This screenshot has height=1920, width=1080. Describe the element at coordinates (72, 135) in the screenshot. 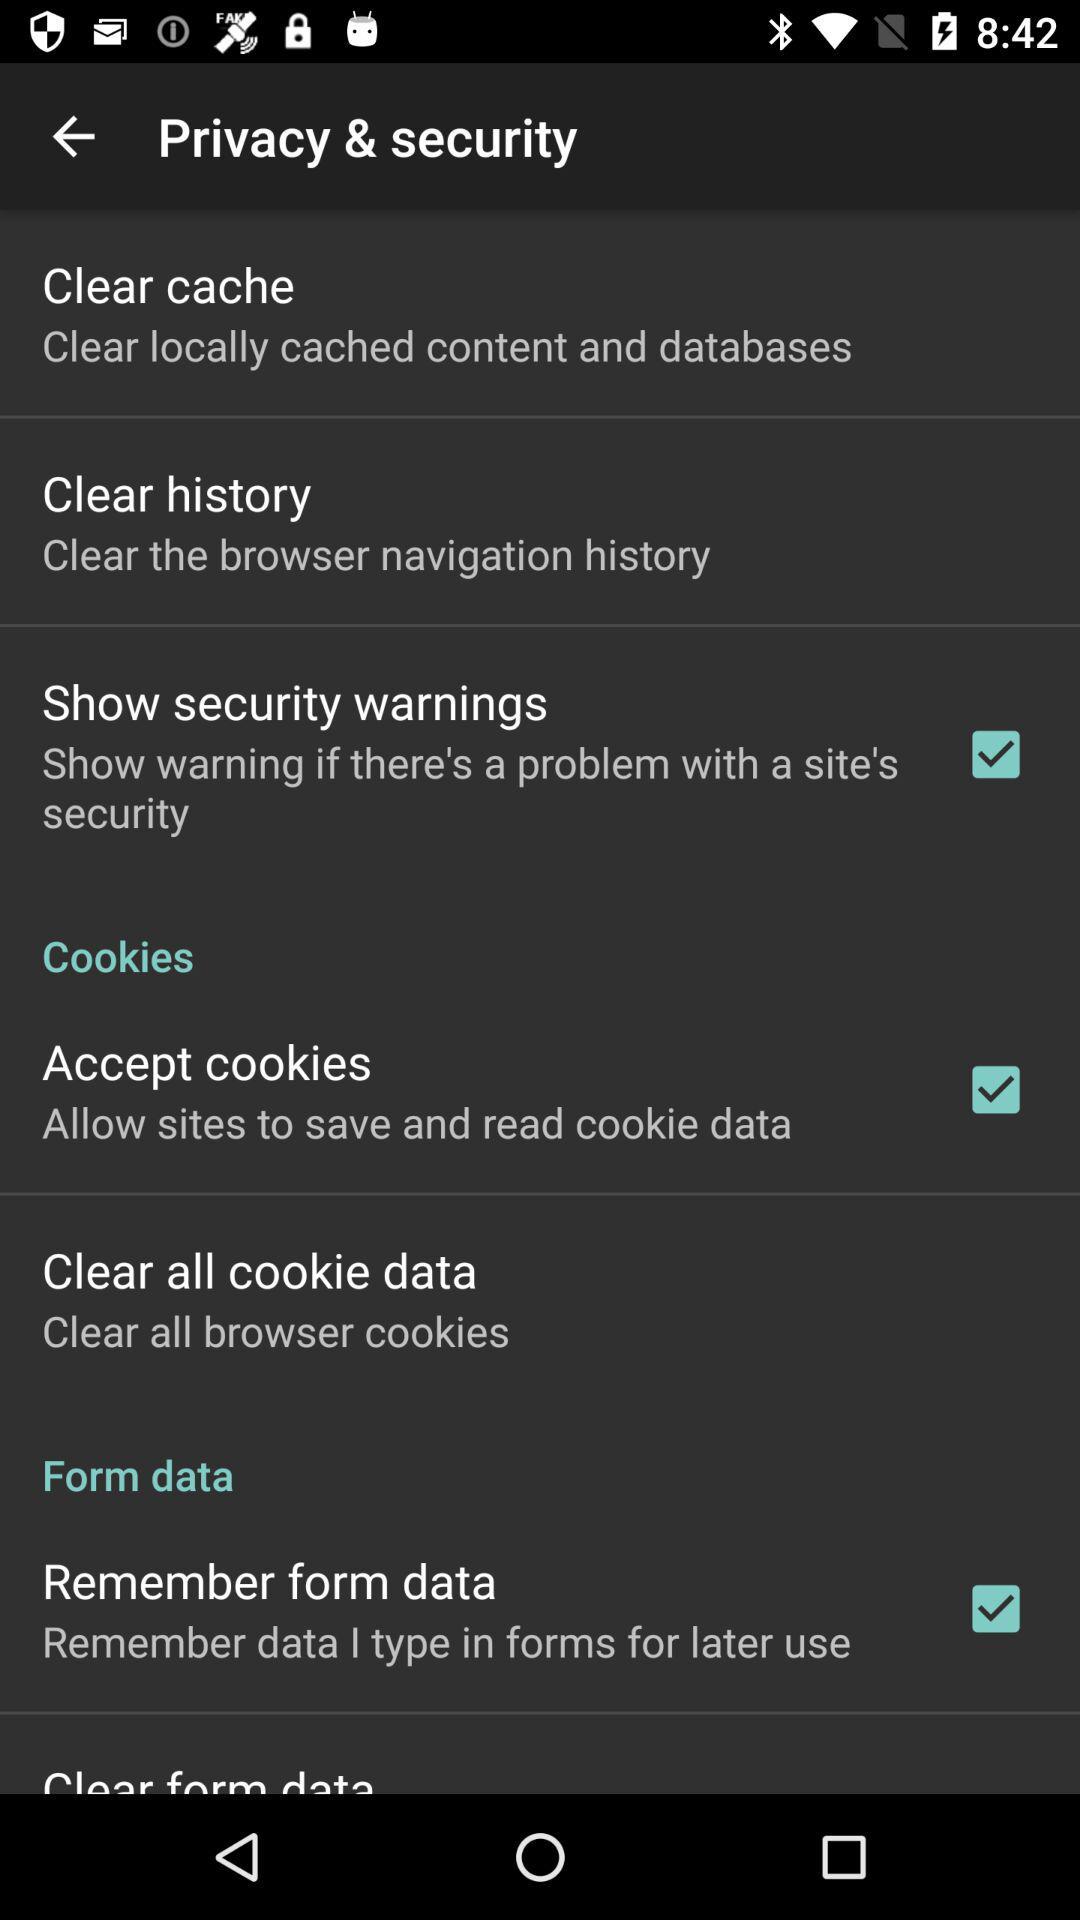

I see `icon to the left of privacy & security item` at that location.